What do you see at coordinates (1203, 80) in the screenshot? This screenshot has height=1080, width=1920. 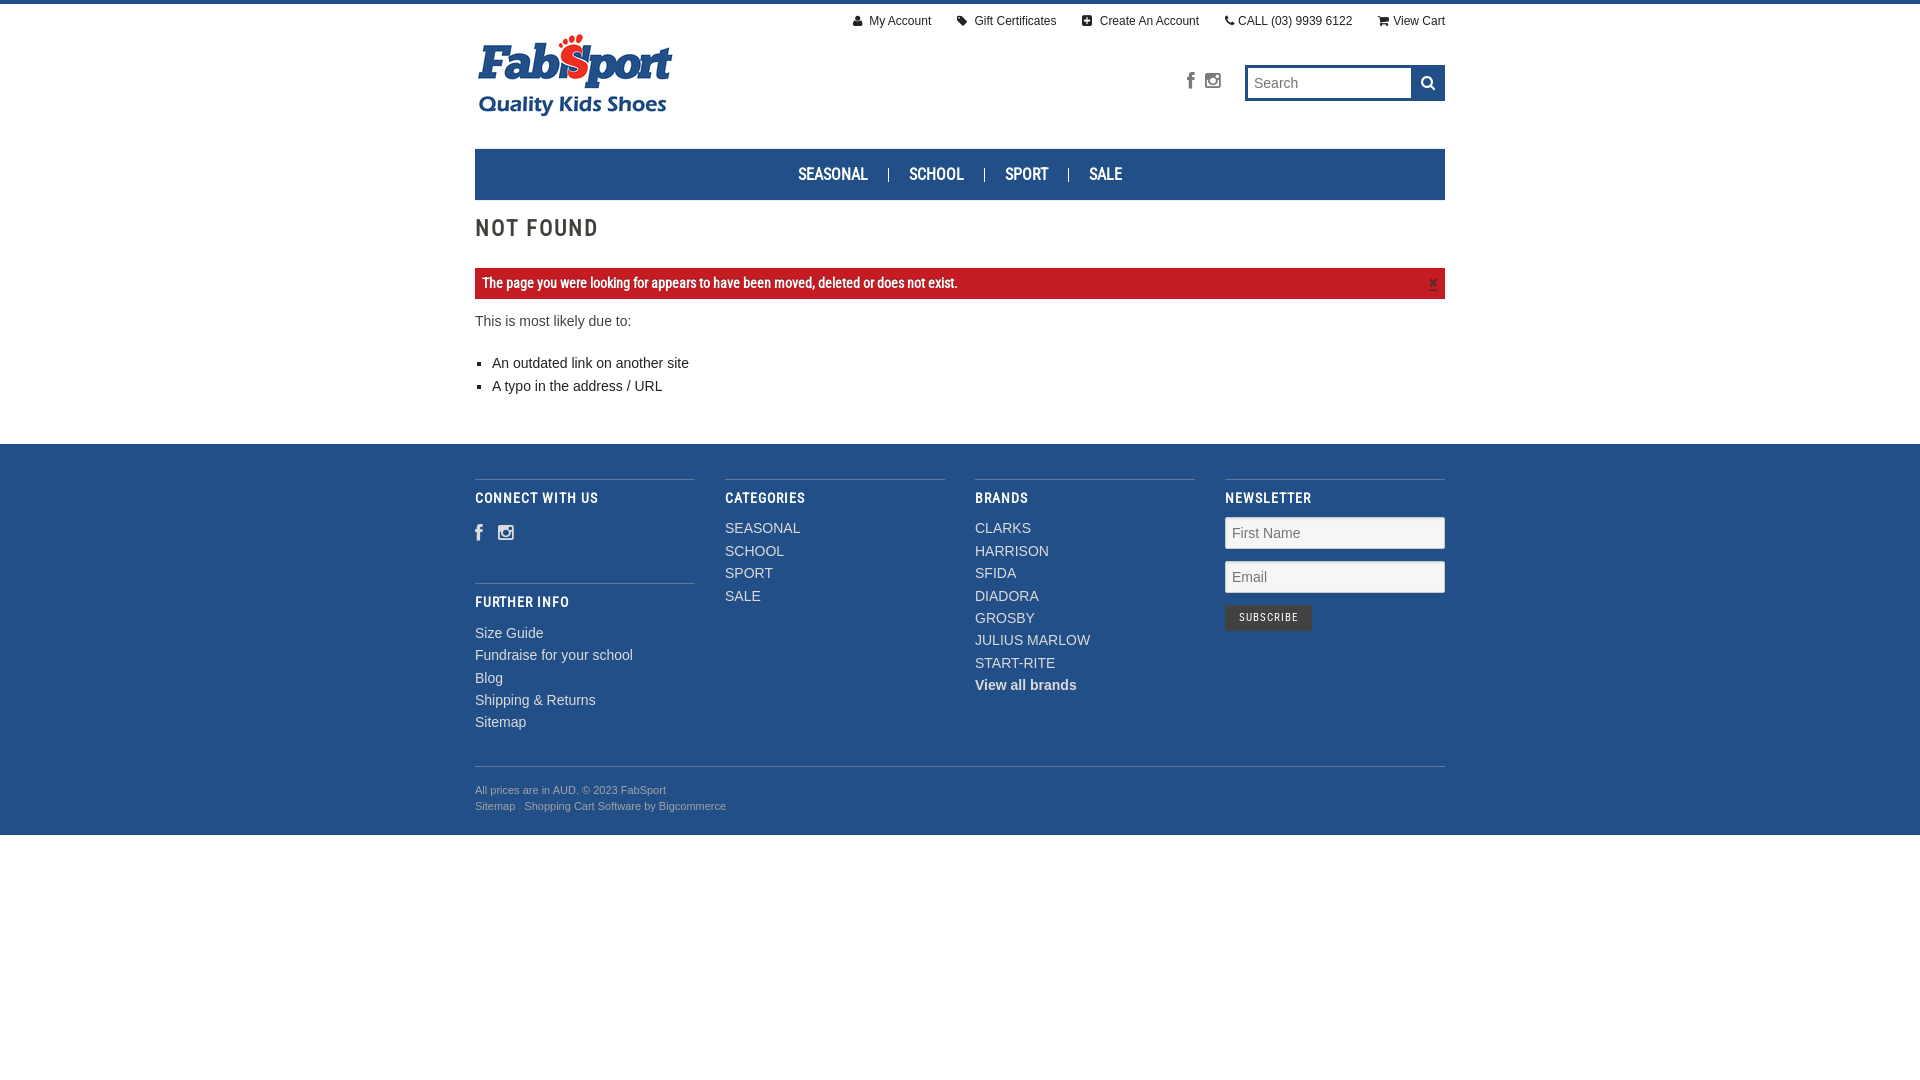 I see `'Instagram'` at bounding box center [1203, 80].